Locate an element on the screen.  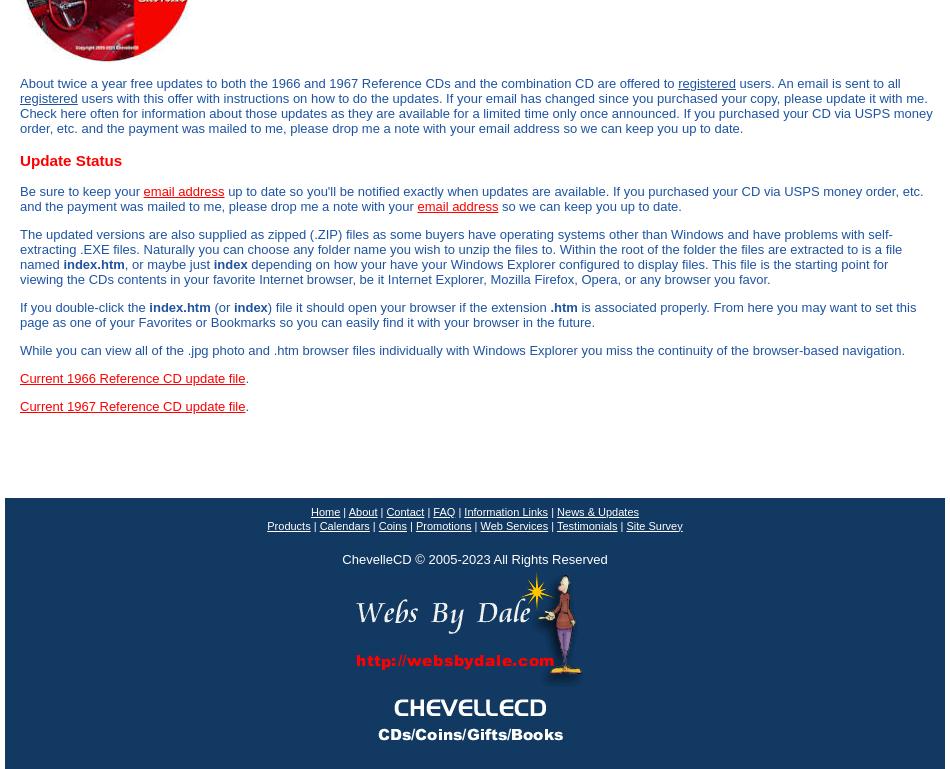
'(or' is located at coordinates (221, 305).